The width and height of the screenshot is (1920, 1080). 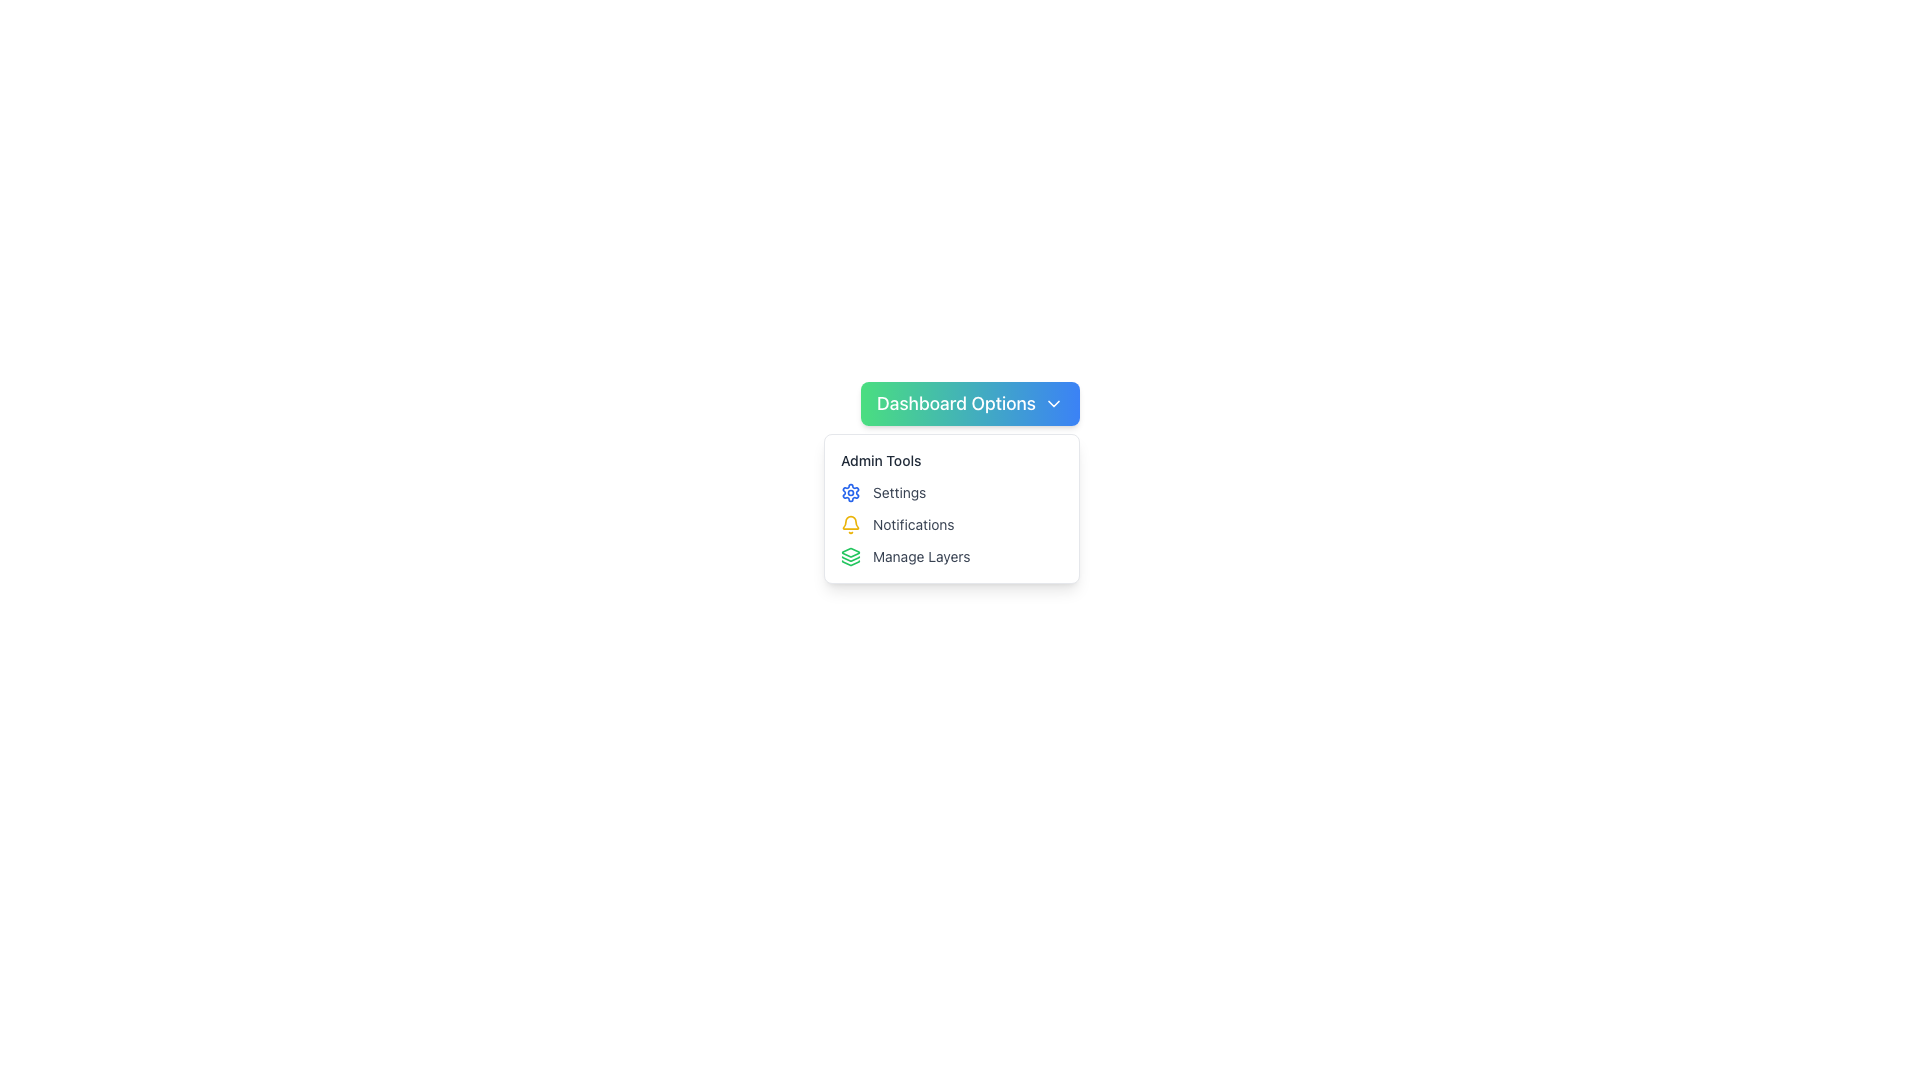 I want to click on the 'Notifications' subsection within the vertical menu, which is styled with a white background and light gray borders, located between 'Settings' and 'Manage Layers', so click(x=950, y=508).